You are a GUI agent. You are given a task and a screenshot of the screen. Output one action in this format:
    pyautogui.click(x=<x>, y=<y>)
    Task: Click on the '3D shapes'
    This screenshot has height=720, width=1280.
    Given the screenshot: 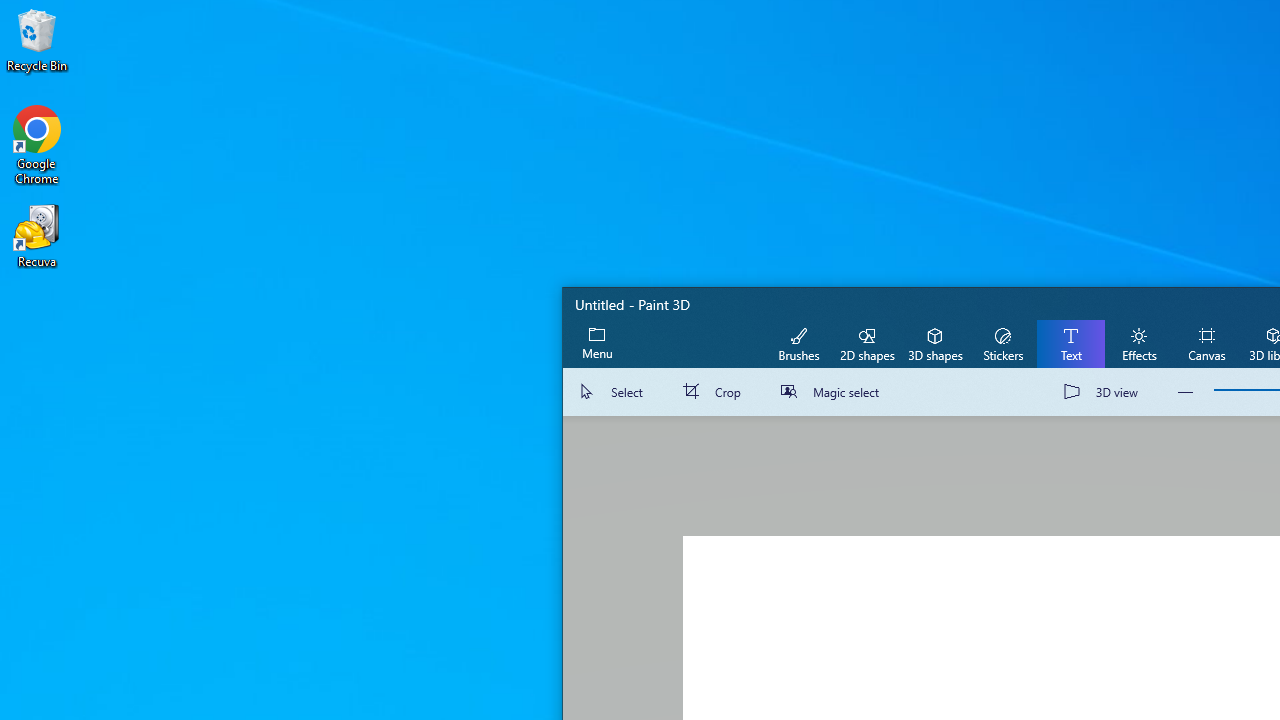 What is the action you would take?
    pyautogui.click(x=934, y=342)
    